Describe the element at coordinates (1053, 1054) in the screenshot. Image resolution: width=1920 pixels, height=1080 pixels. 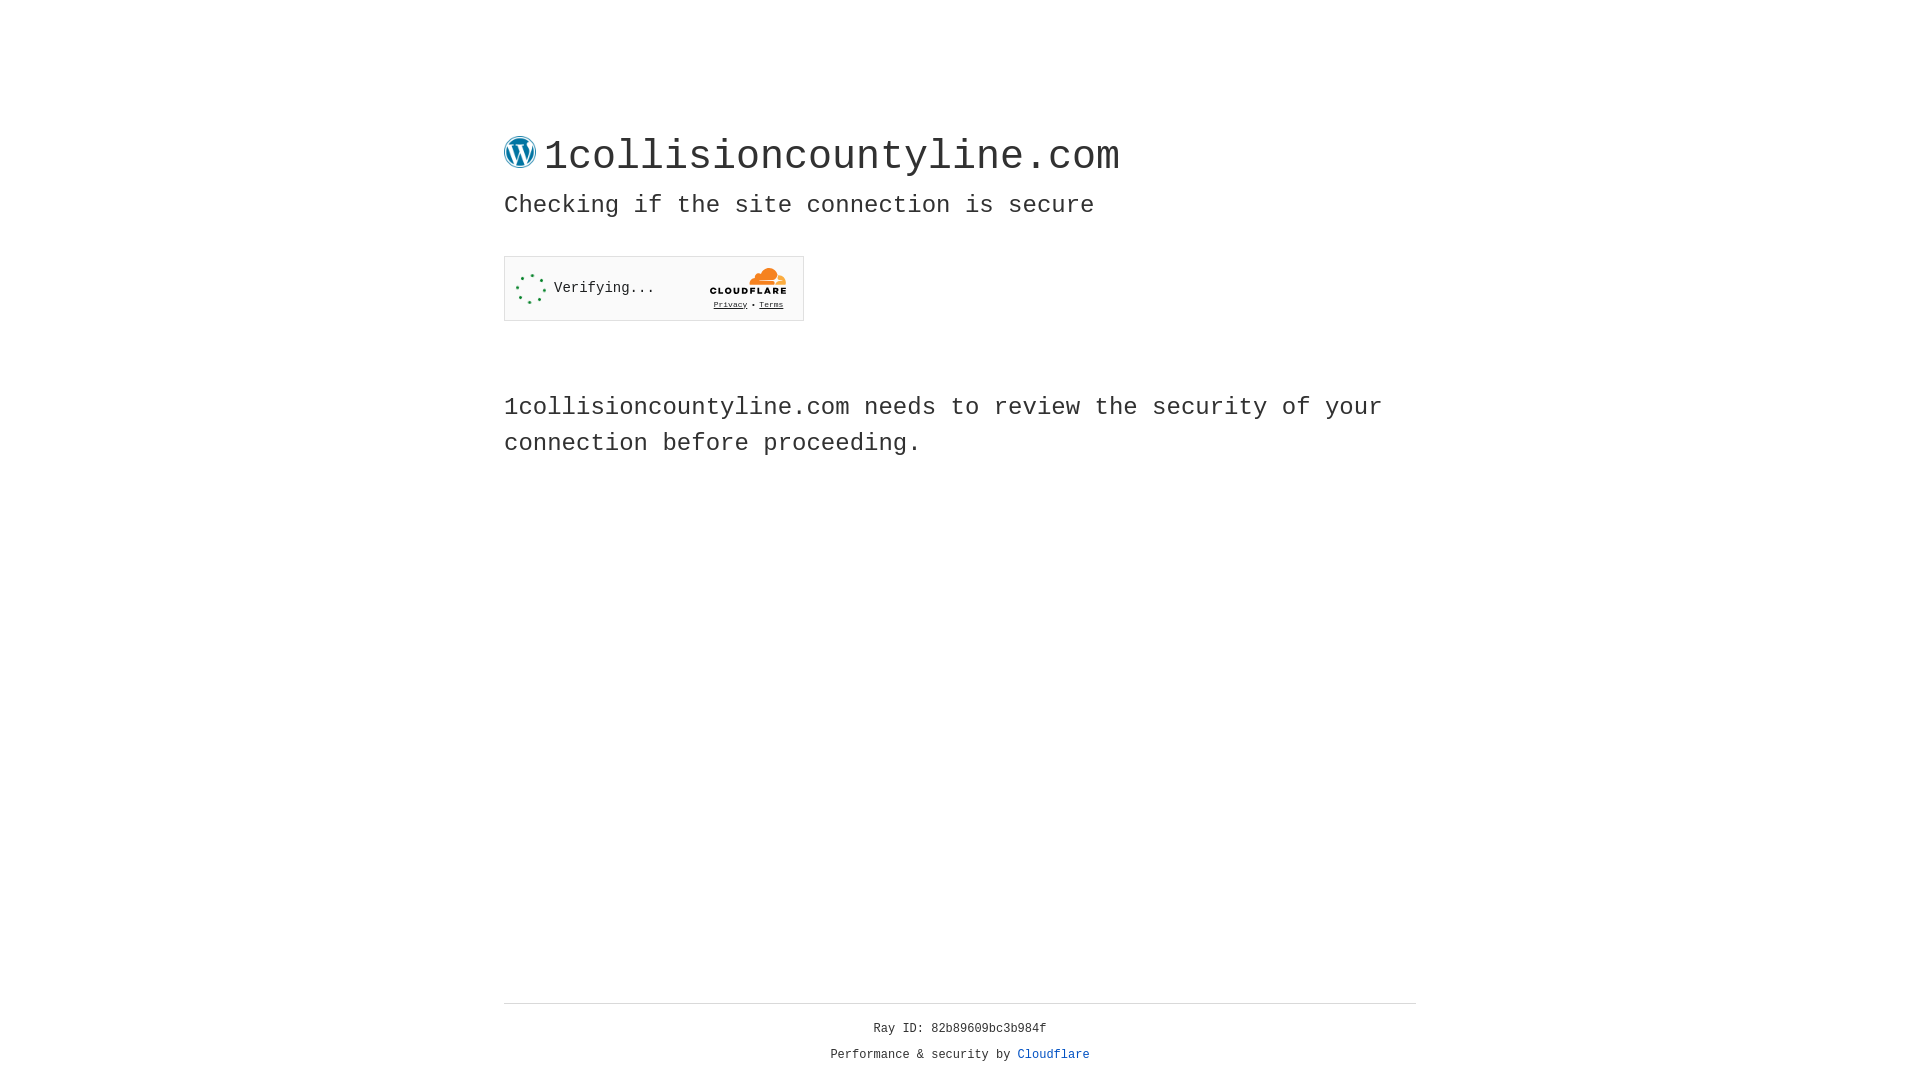
I see `'Cloudflare'` at that location.